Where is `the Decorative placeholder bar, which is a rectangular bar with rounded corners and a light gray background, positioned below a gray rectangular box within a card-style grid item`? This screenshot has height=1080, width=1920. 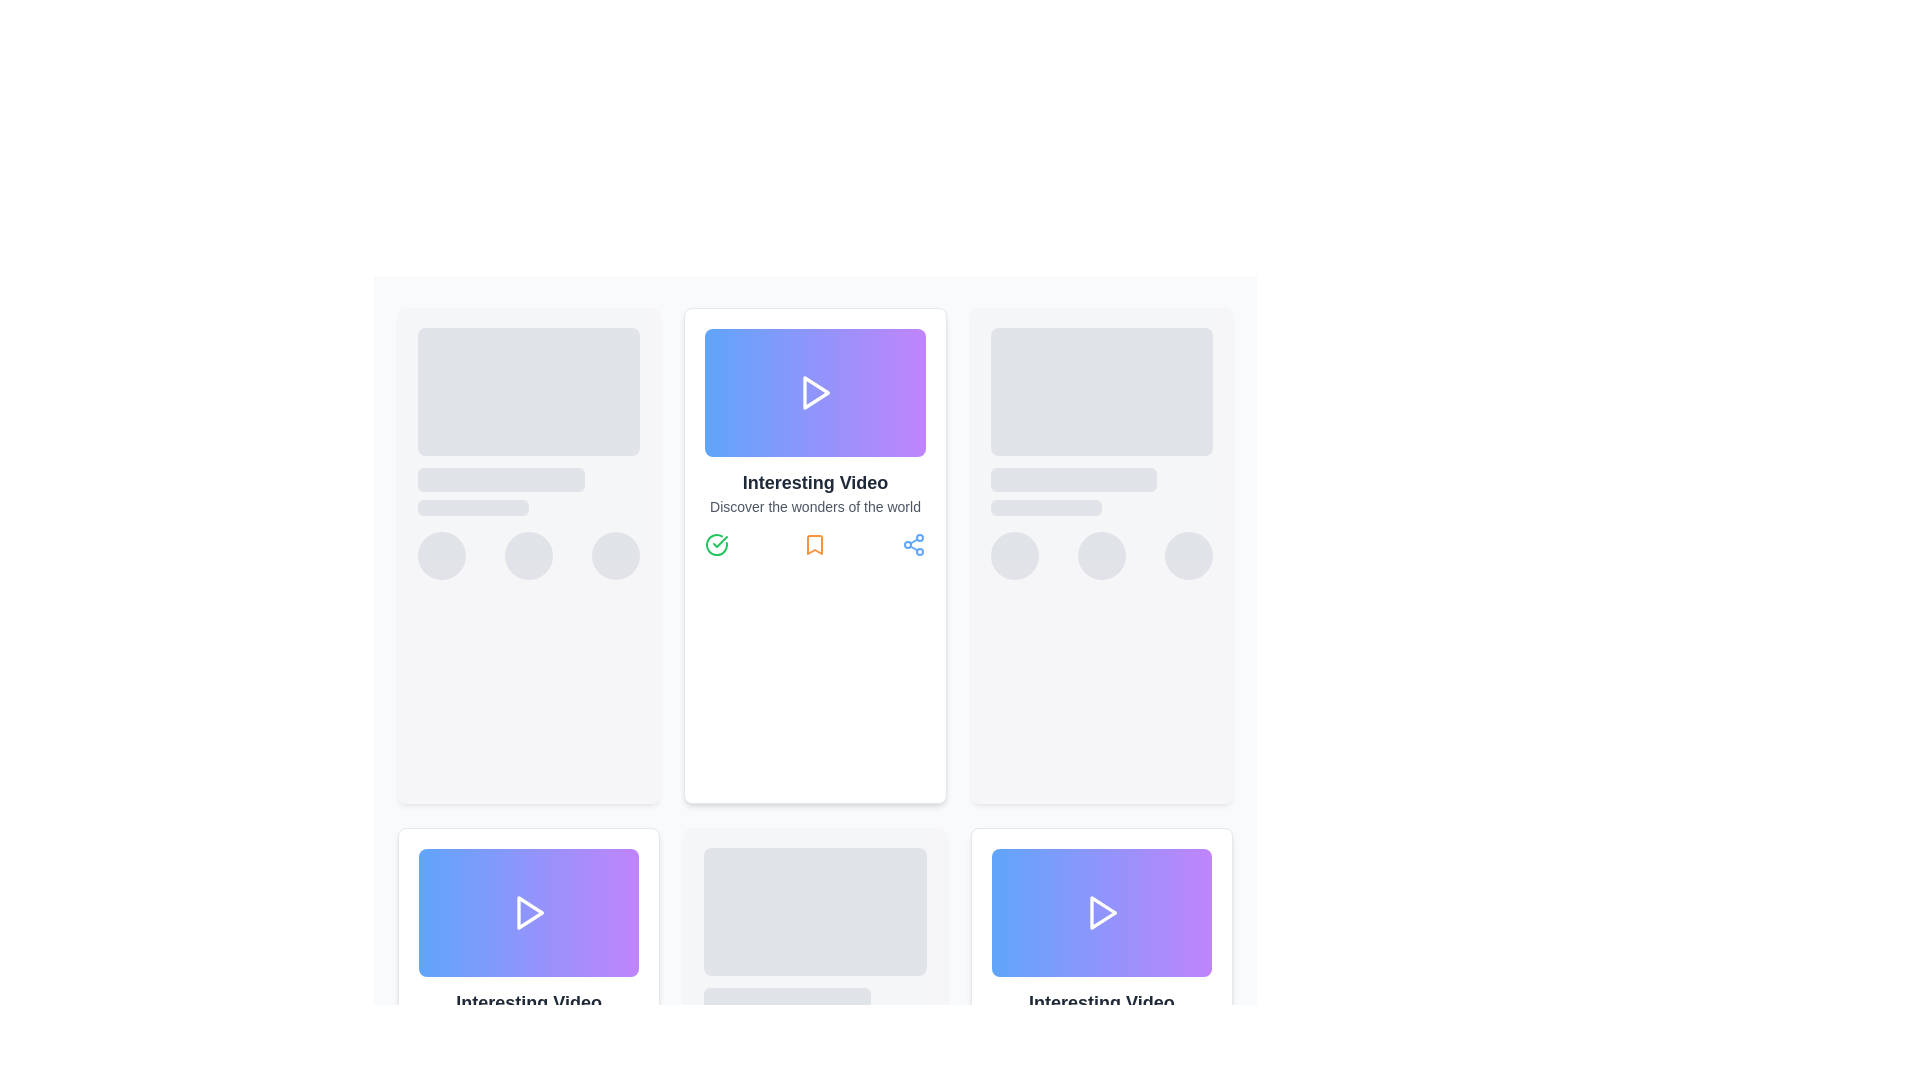 the Decorative placeholder bar, which is a rectangular bar with rounded corners and a light gray background, positioned below a gray rectangular box within a card-style grid item is located at coordinates (786, 999).